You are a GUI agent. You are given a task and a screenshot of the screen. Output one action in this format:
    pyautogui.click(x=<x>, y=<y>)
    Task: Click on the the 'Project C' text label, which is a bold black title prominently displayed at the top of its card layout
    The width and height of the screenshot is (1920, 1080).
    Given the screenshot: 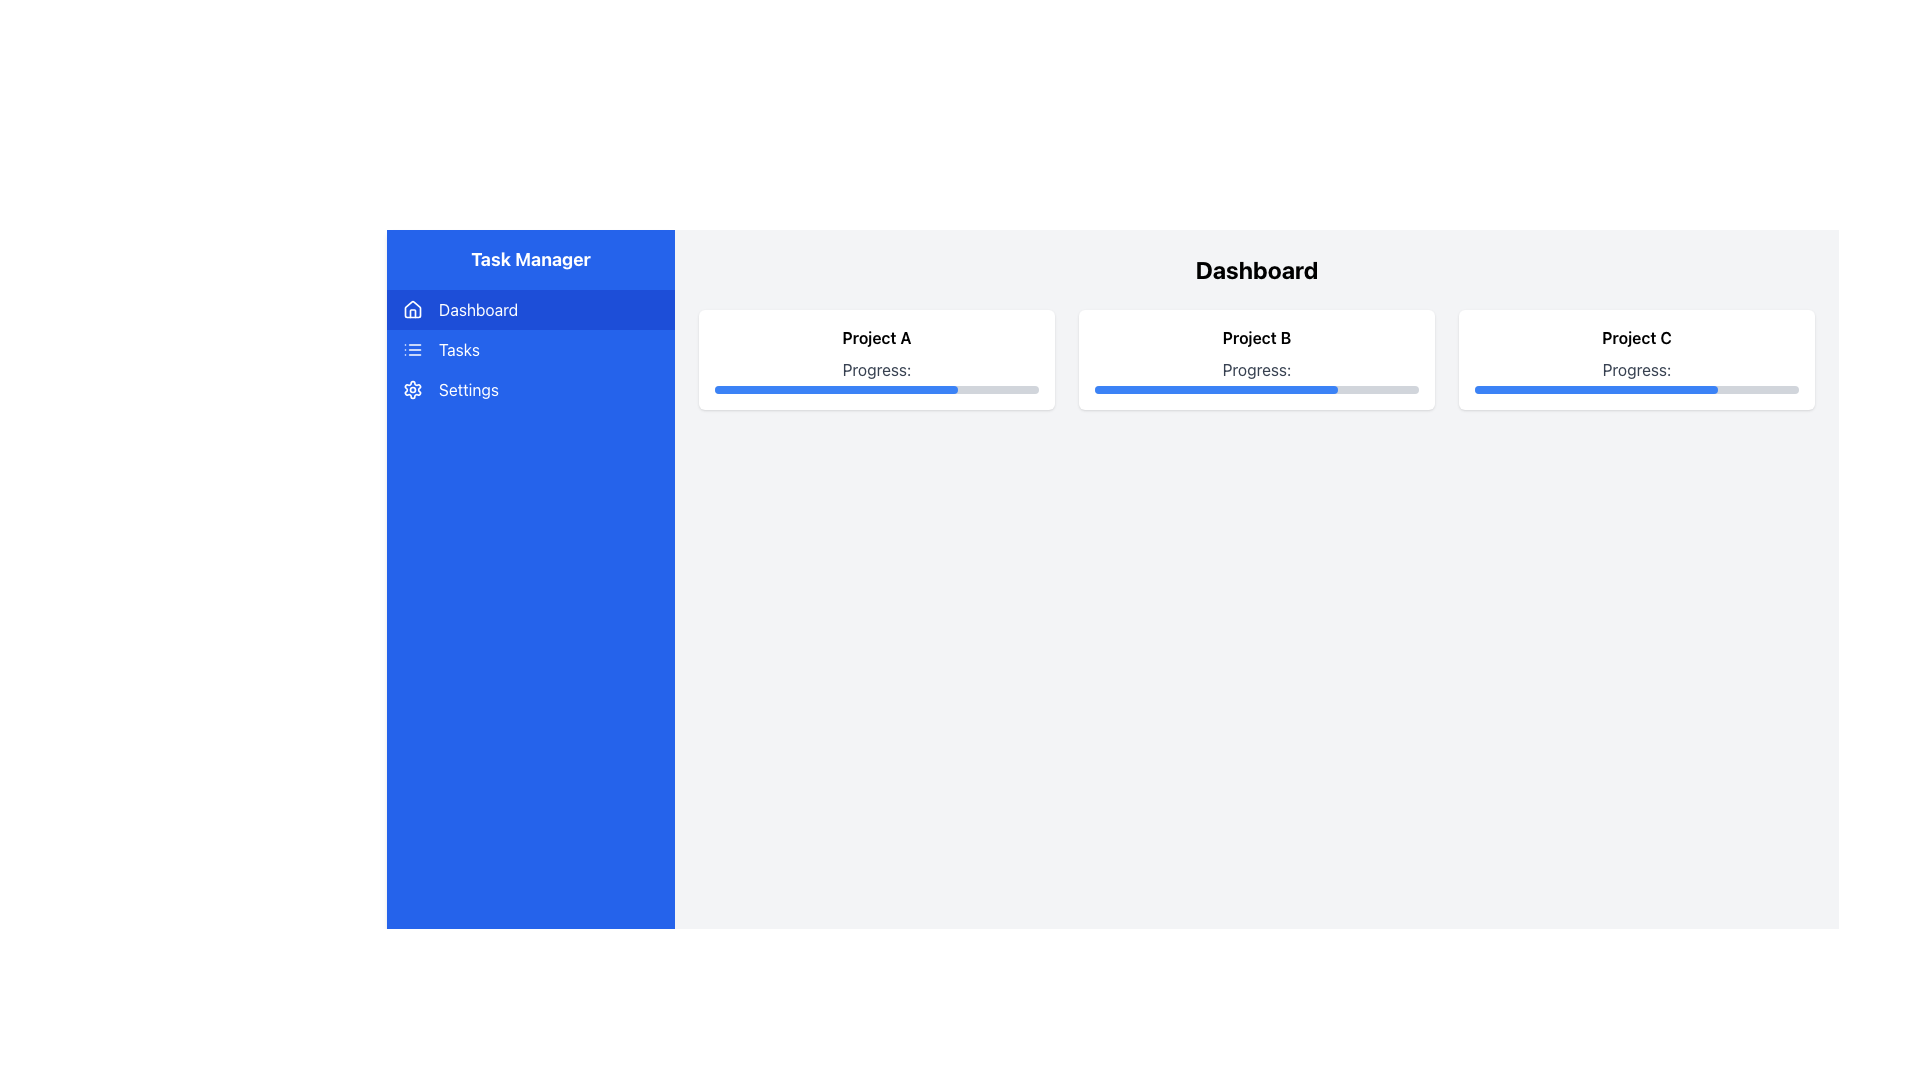 What is the action you would take?
    pyautogui.click(x=1636, y=337)
    